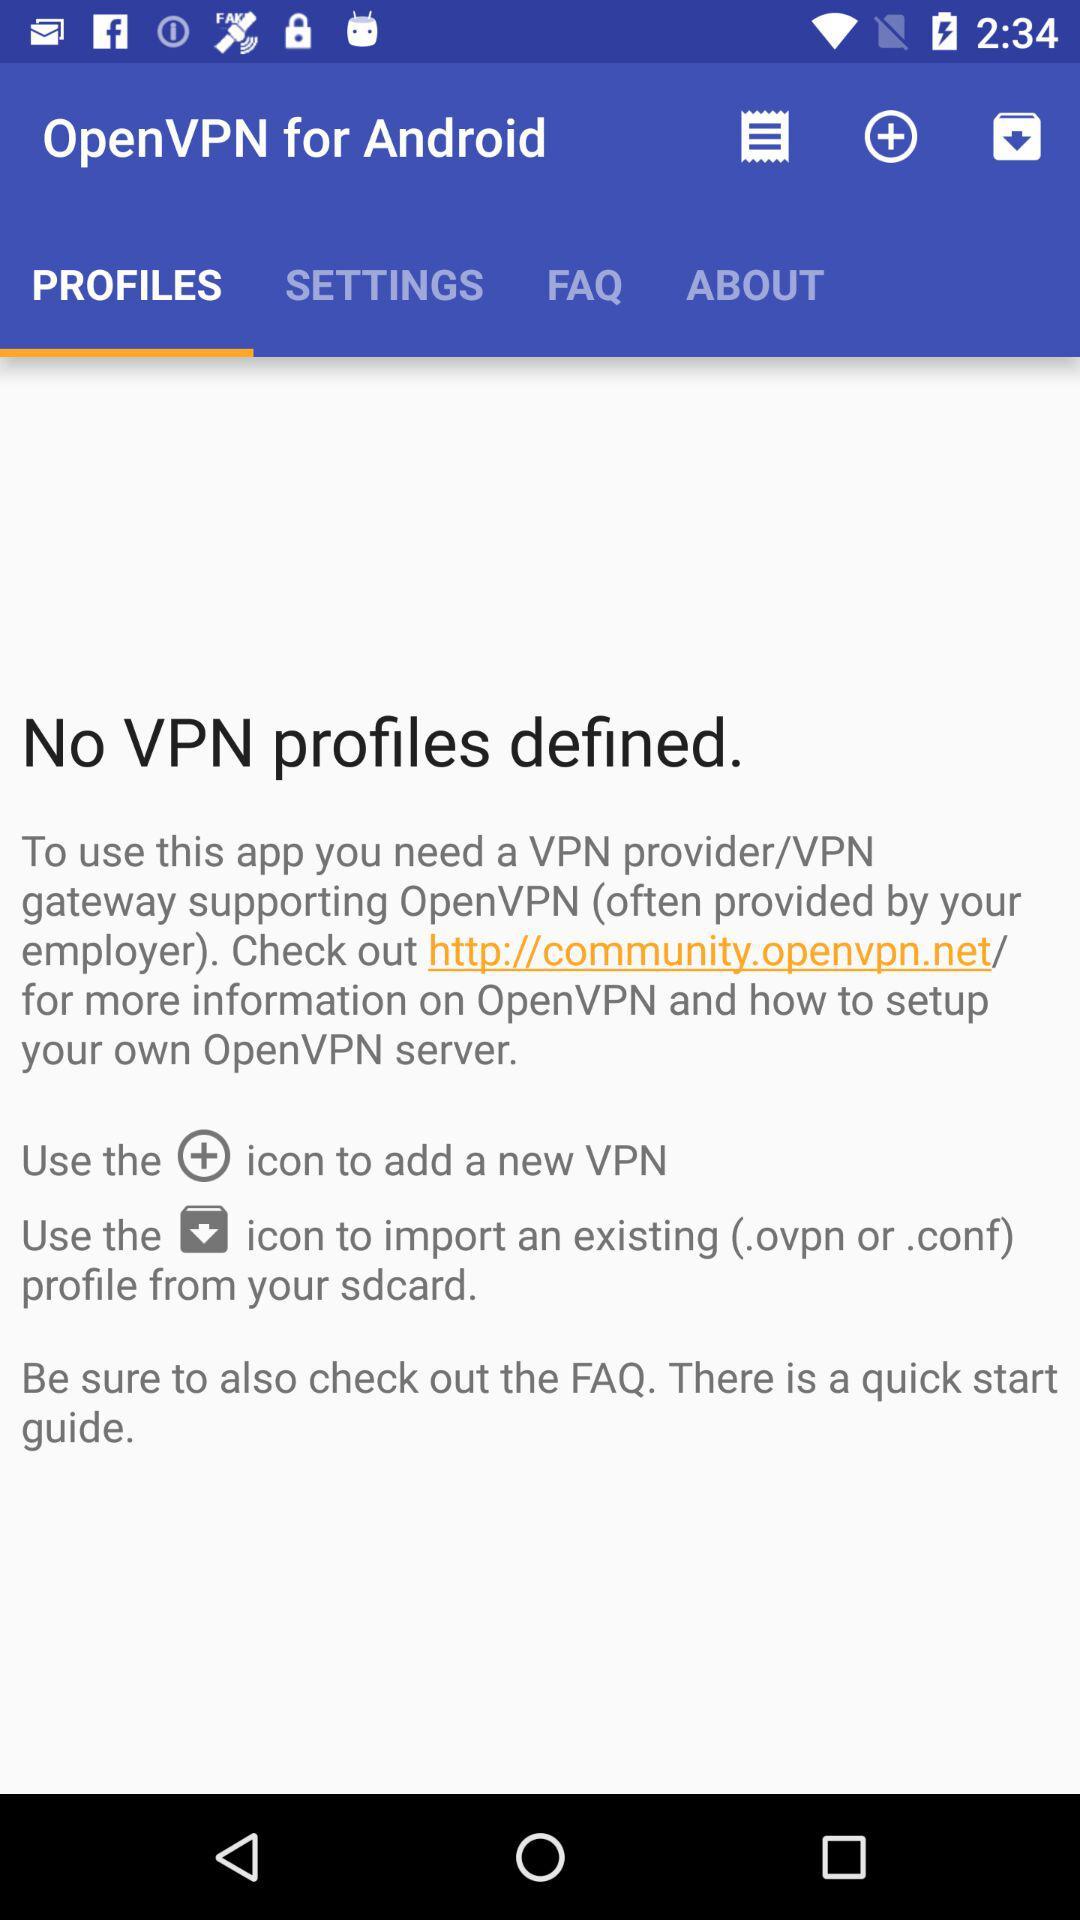 This screenshot has height=1920, width=1080. What do you see at coordinates (764, 135) in the screenshot?
I see `the icon next to faq icon` at bounding box center [764, 135].